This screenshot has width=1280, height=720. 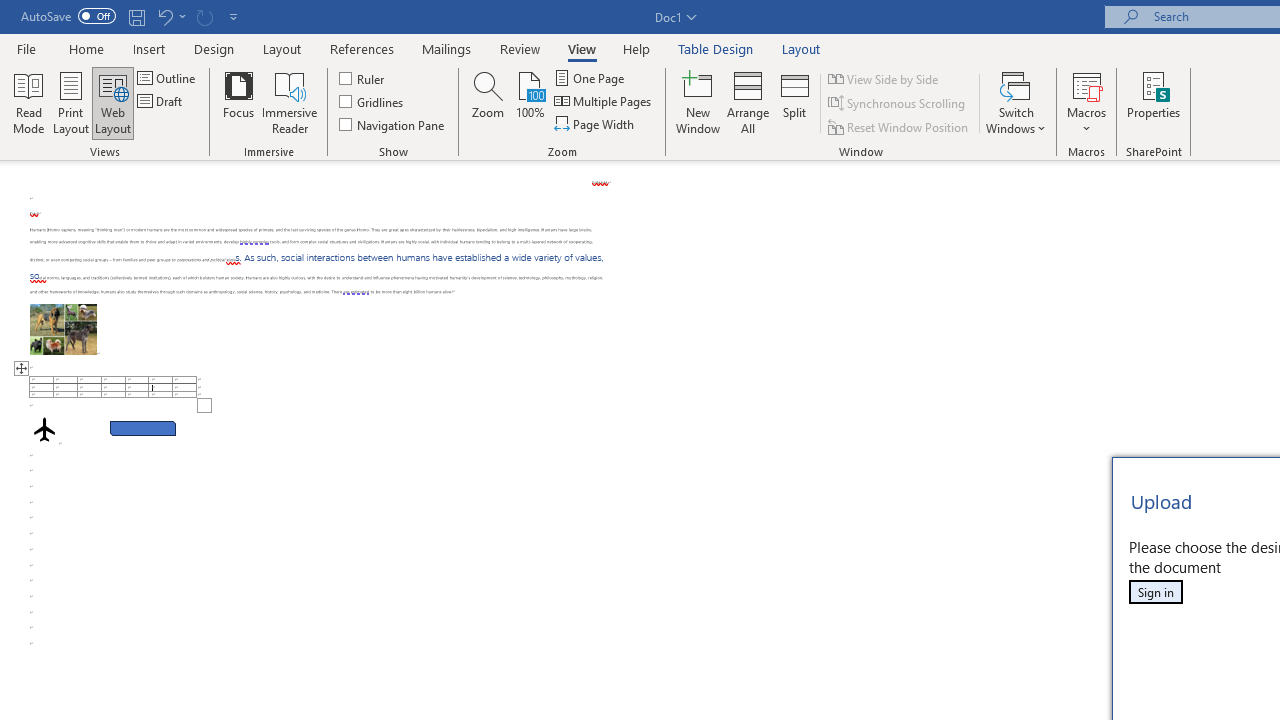 I want to click on 'Synchronous Scrolling', so click(x=897, y=103).